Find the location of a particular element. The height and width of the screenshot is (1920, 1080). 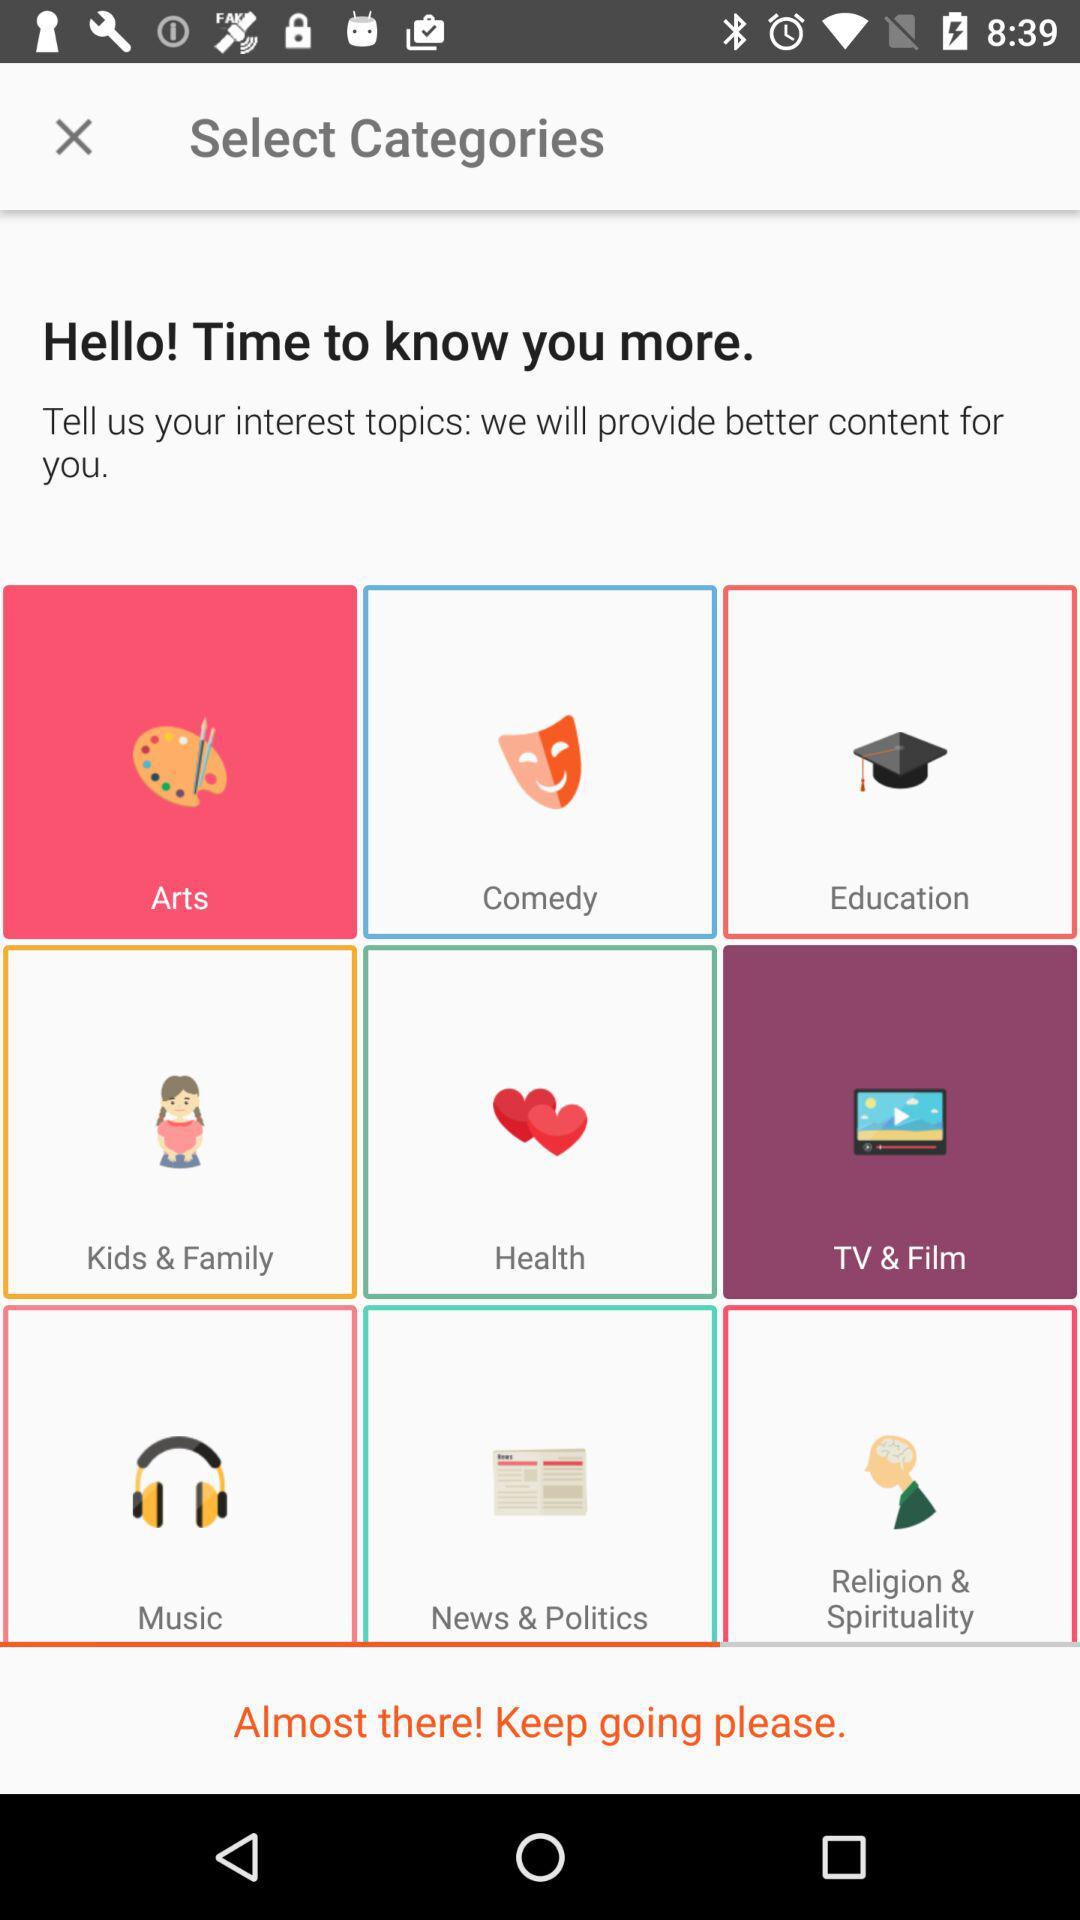

the icon at the top left corner is located at coordinates (72, 135).